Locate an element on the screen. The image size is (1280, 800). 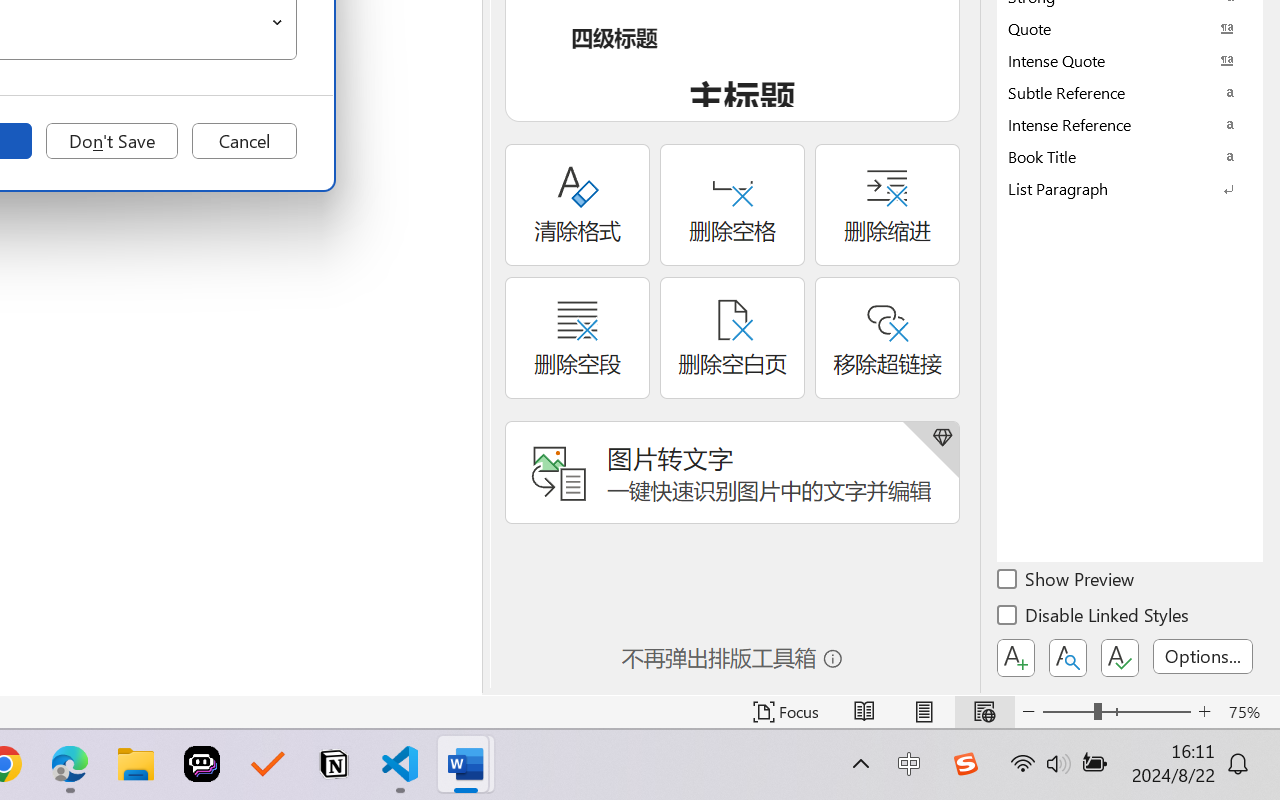
'Intense Quote' is located at coordinates (1130, 59).